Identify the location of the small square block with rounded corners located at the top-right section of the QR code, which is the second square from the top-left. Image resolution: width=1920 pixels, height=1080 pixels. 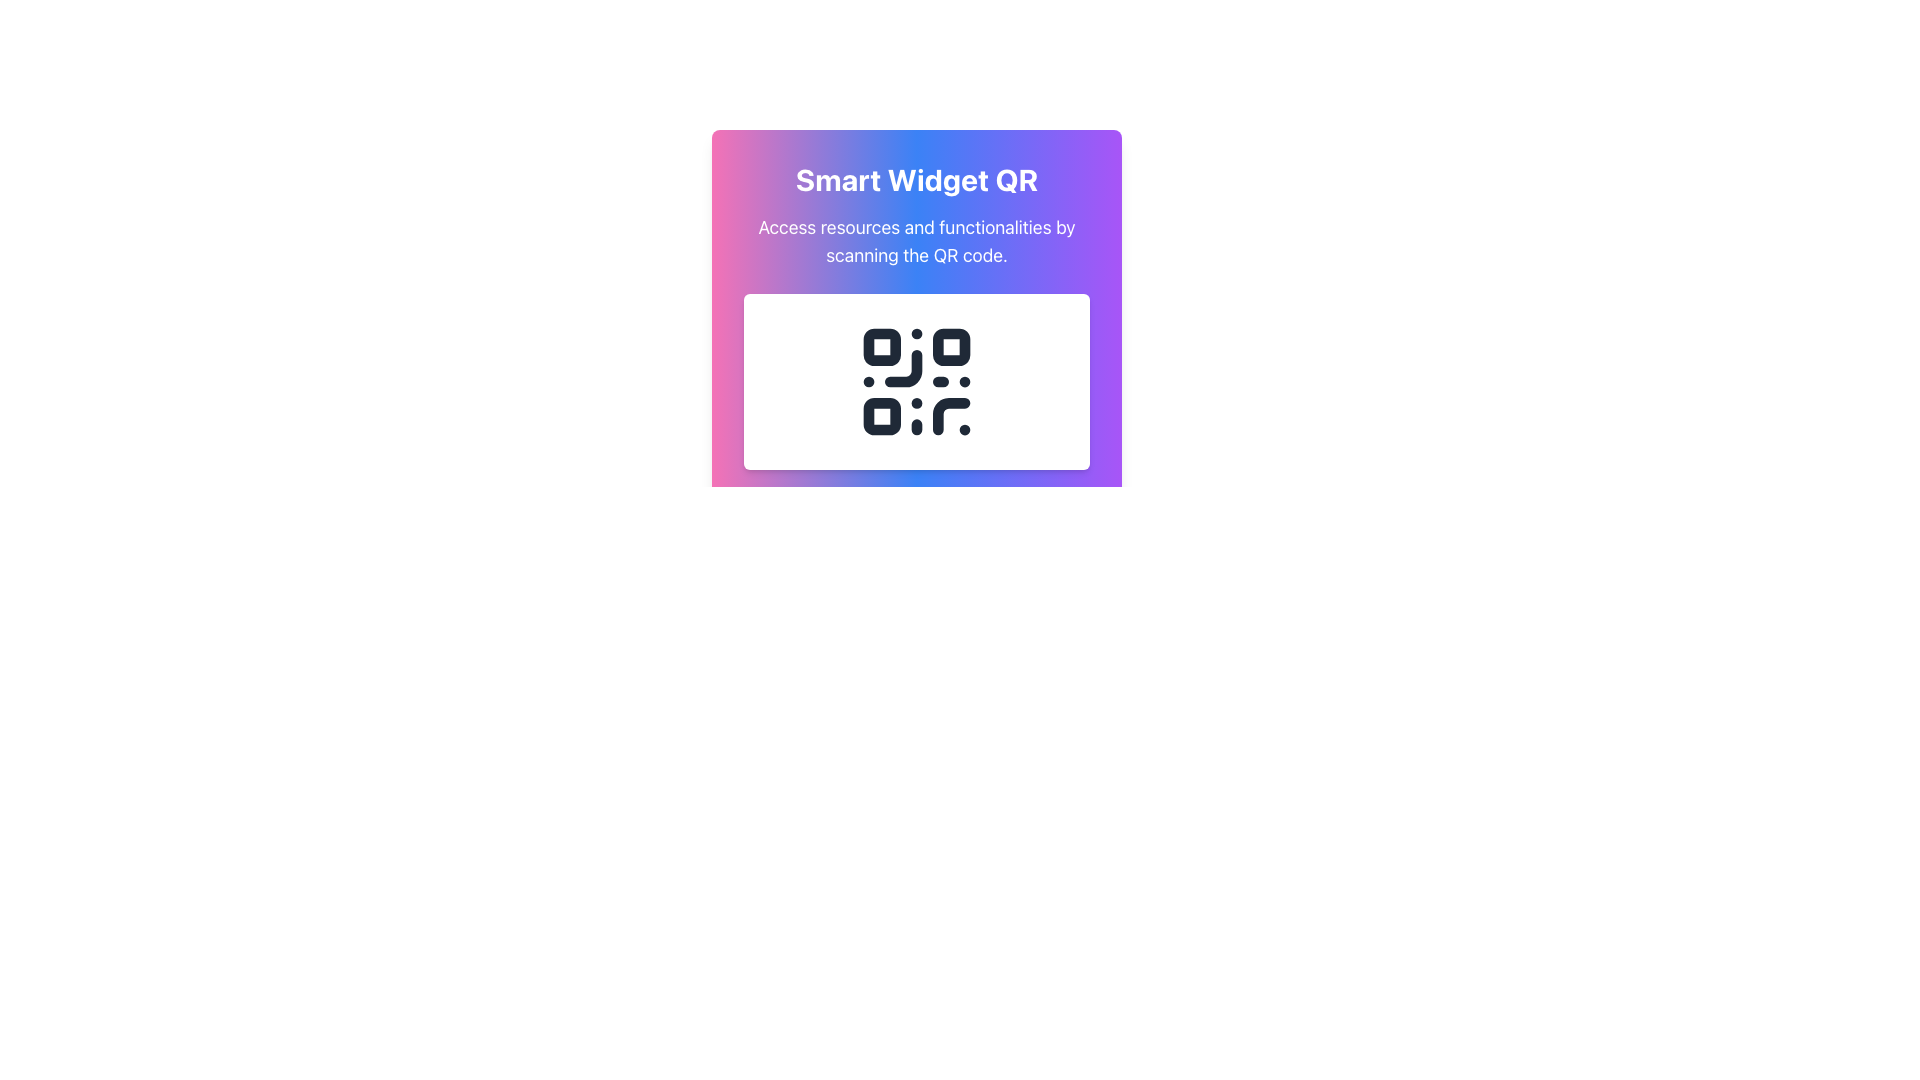
(950, 346).